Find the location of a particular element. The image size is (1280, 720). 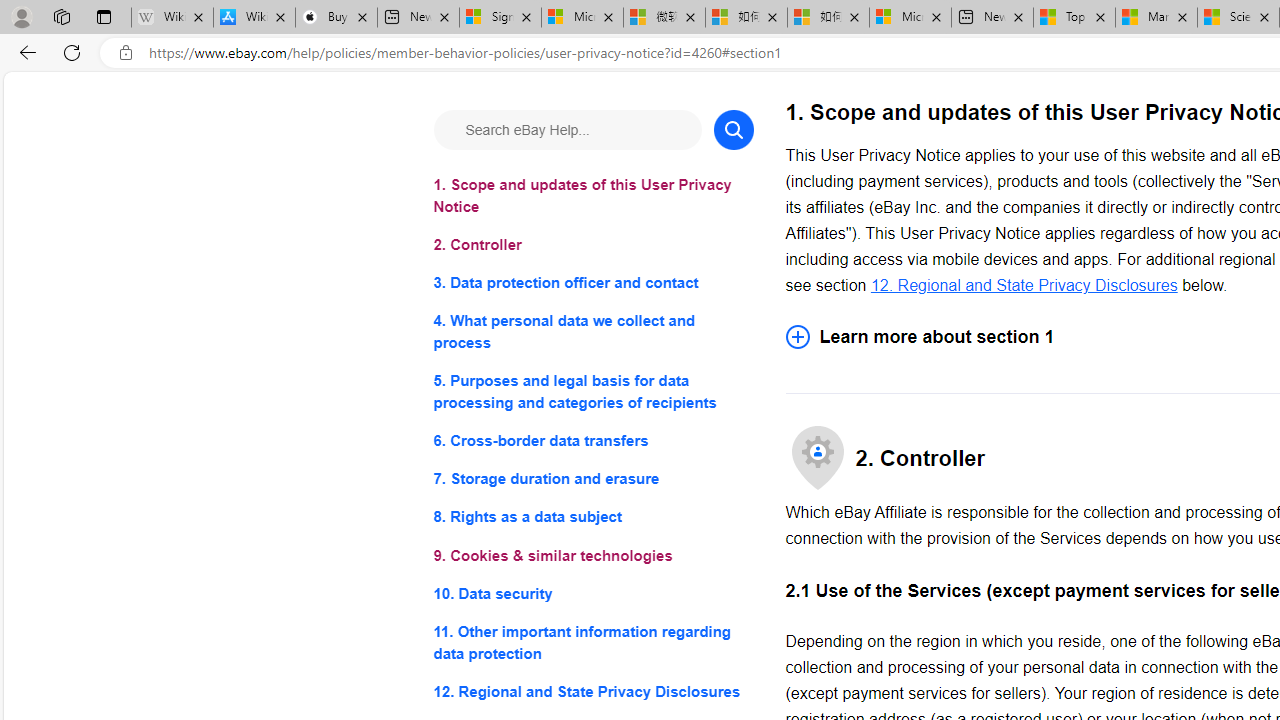

'7. Storage duration and erasure' is located at coordinates (592, 479).